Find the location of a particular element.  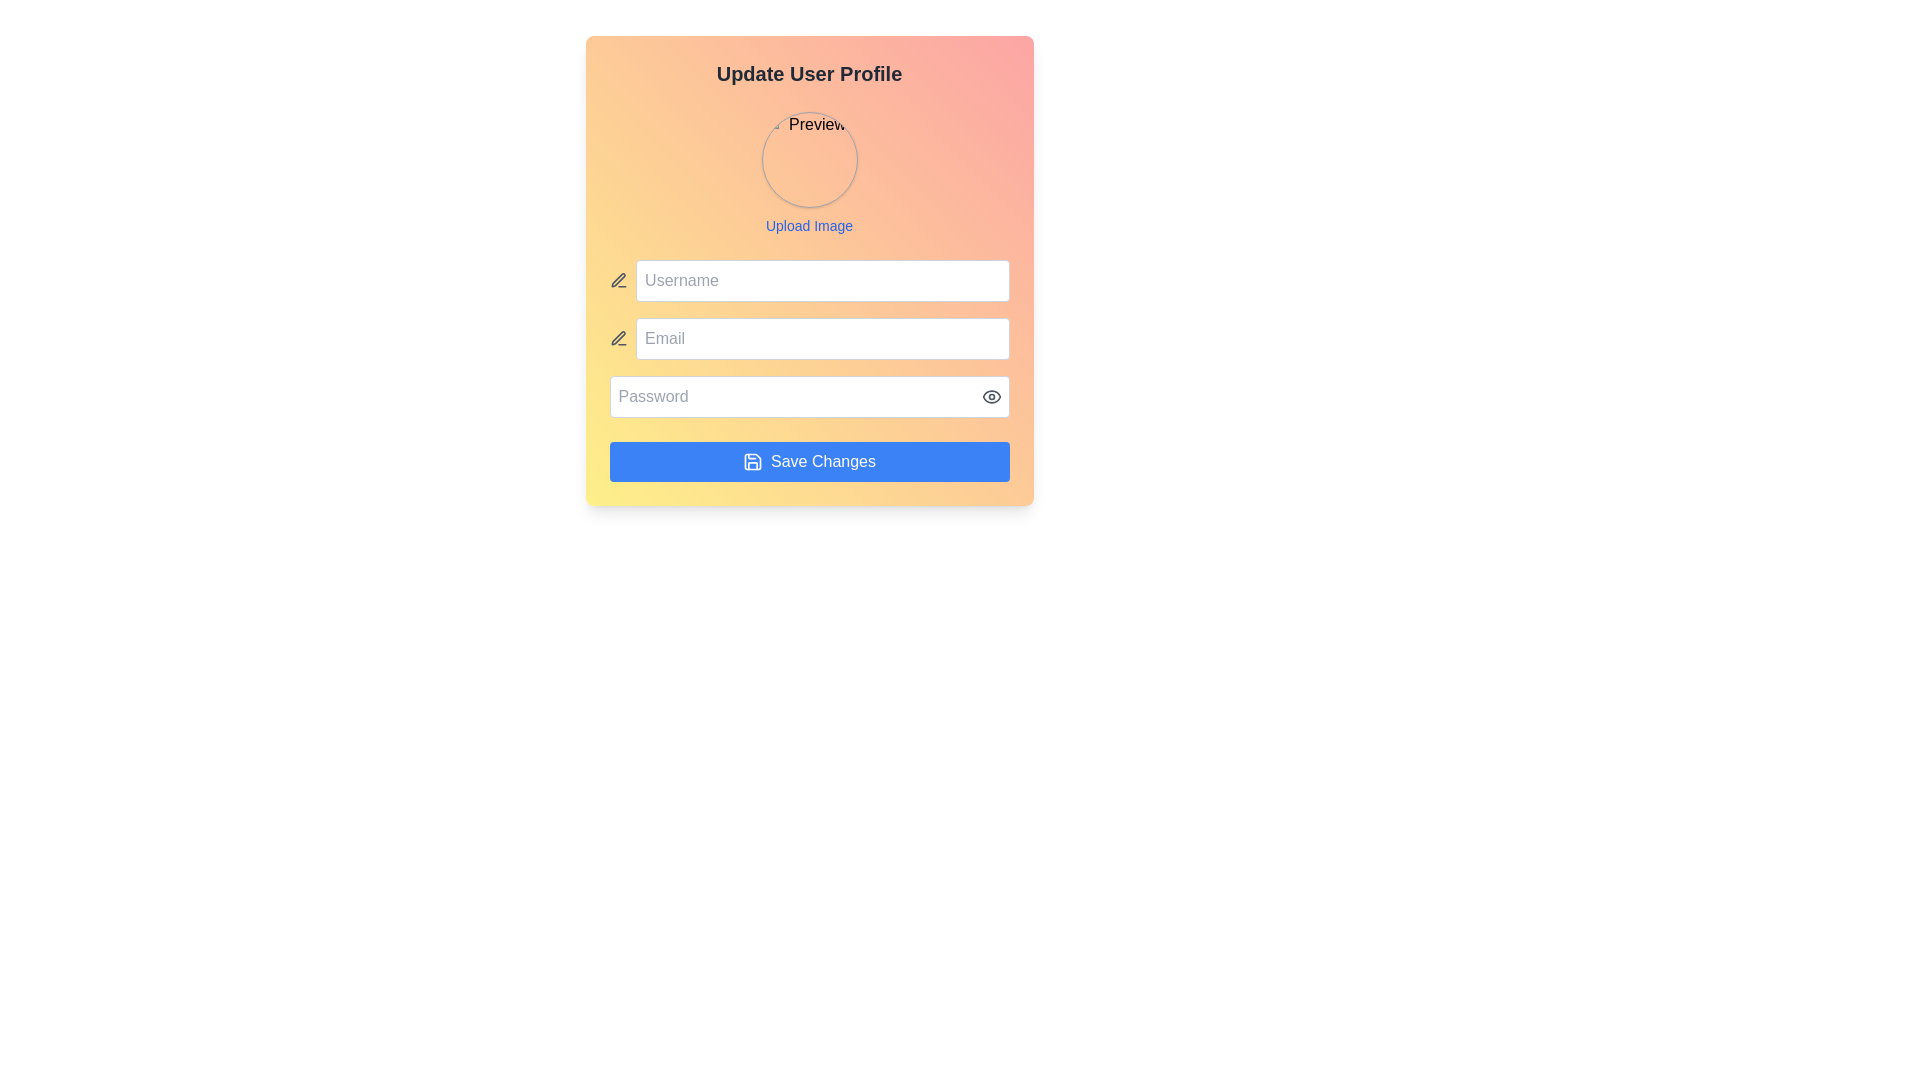

the SVG icon that symbolizes the 'edit' or 'input' capability located to the left of the 'Username' input field is located at coordinates (617, 338).